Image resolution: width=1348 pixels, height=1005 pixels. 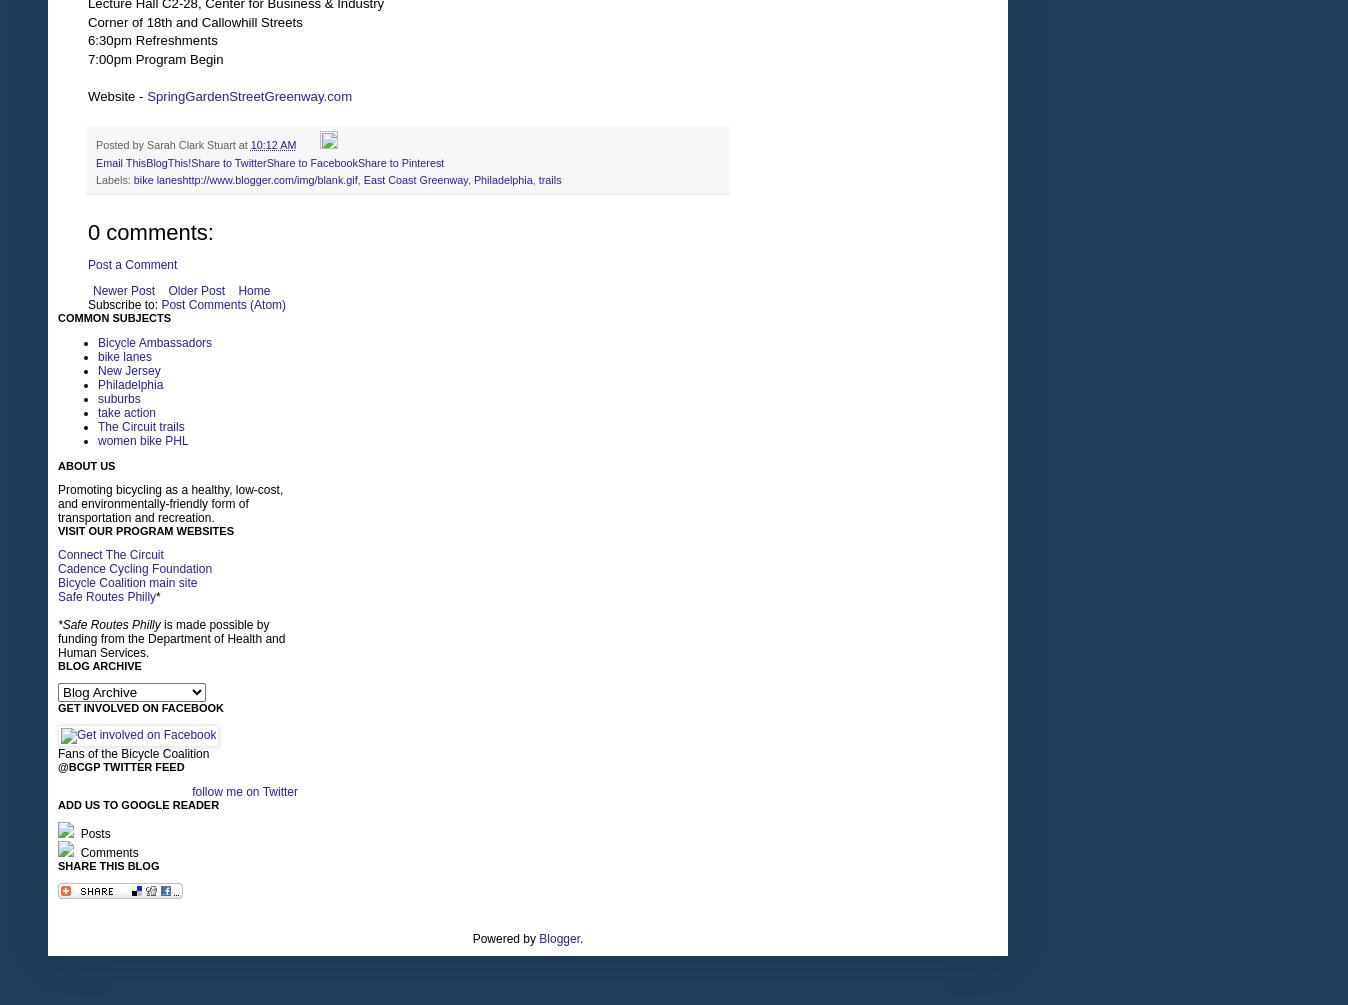 I want to click on 'The Circuit trails', so click(x=140, y=427).